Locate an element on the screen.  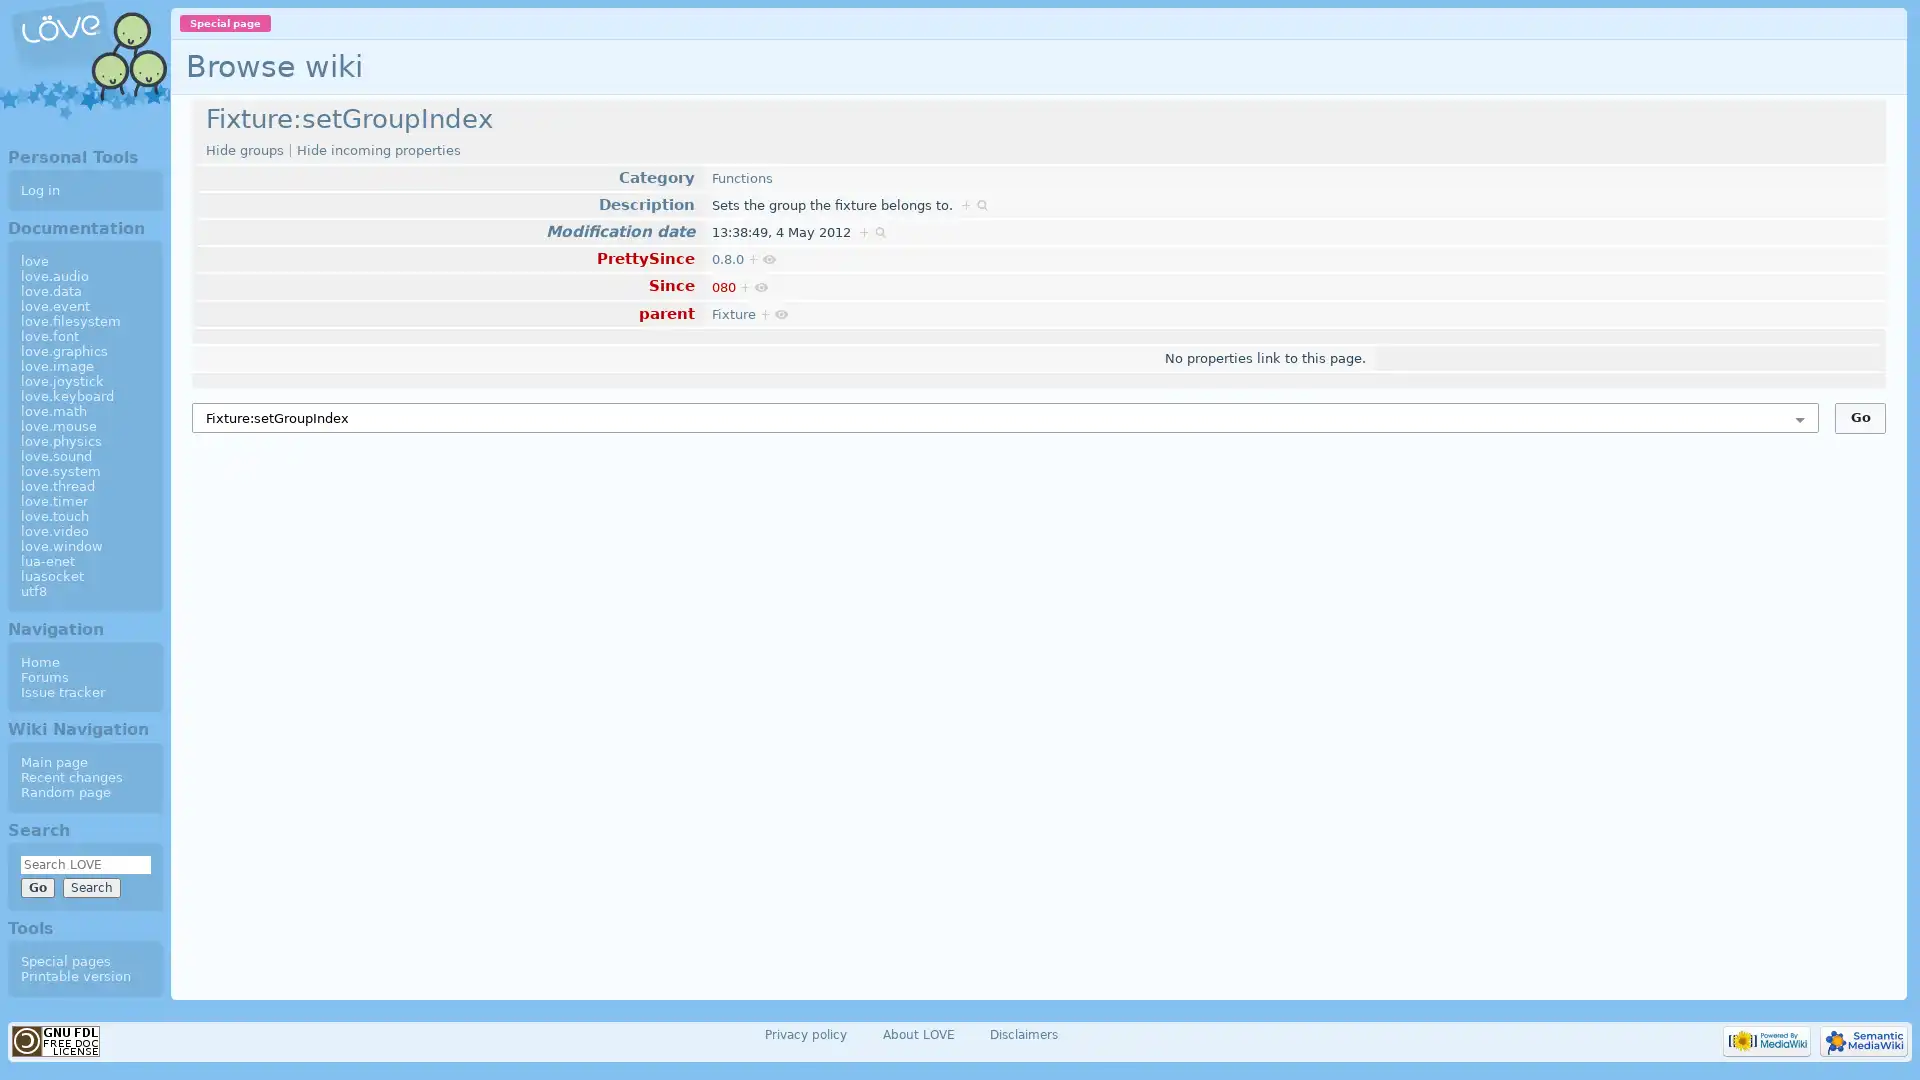
Go is located at coordinates (37, 886).